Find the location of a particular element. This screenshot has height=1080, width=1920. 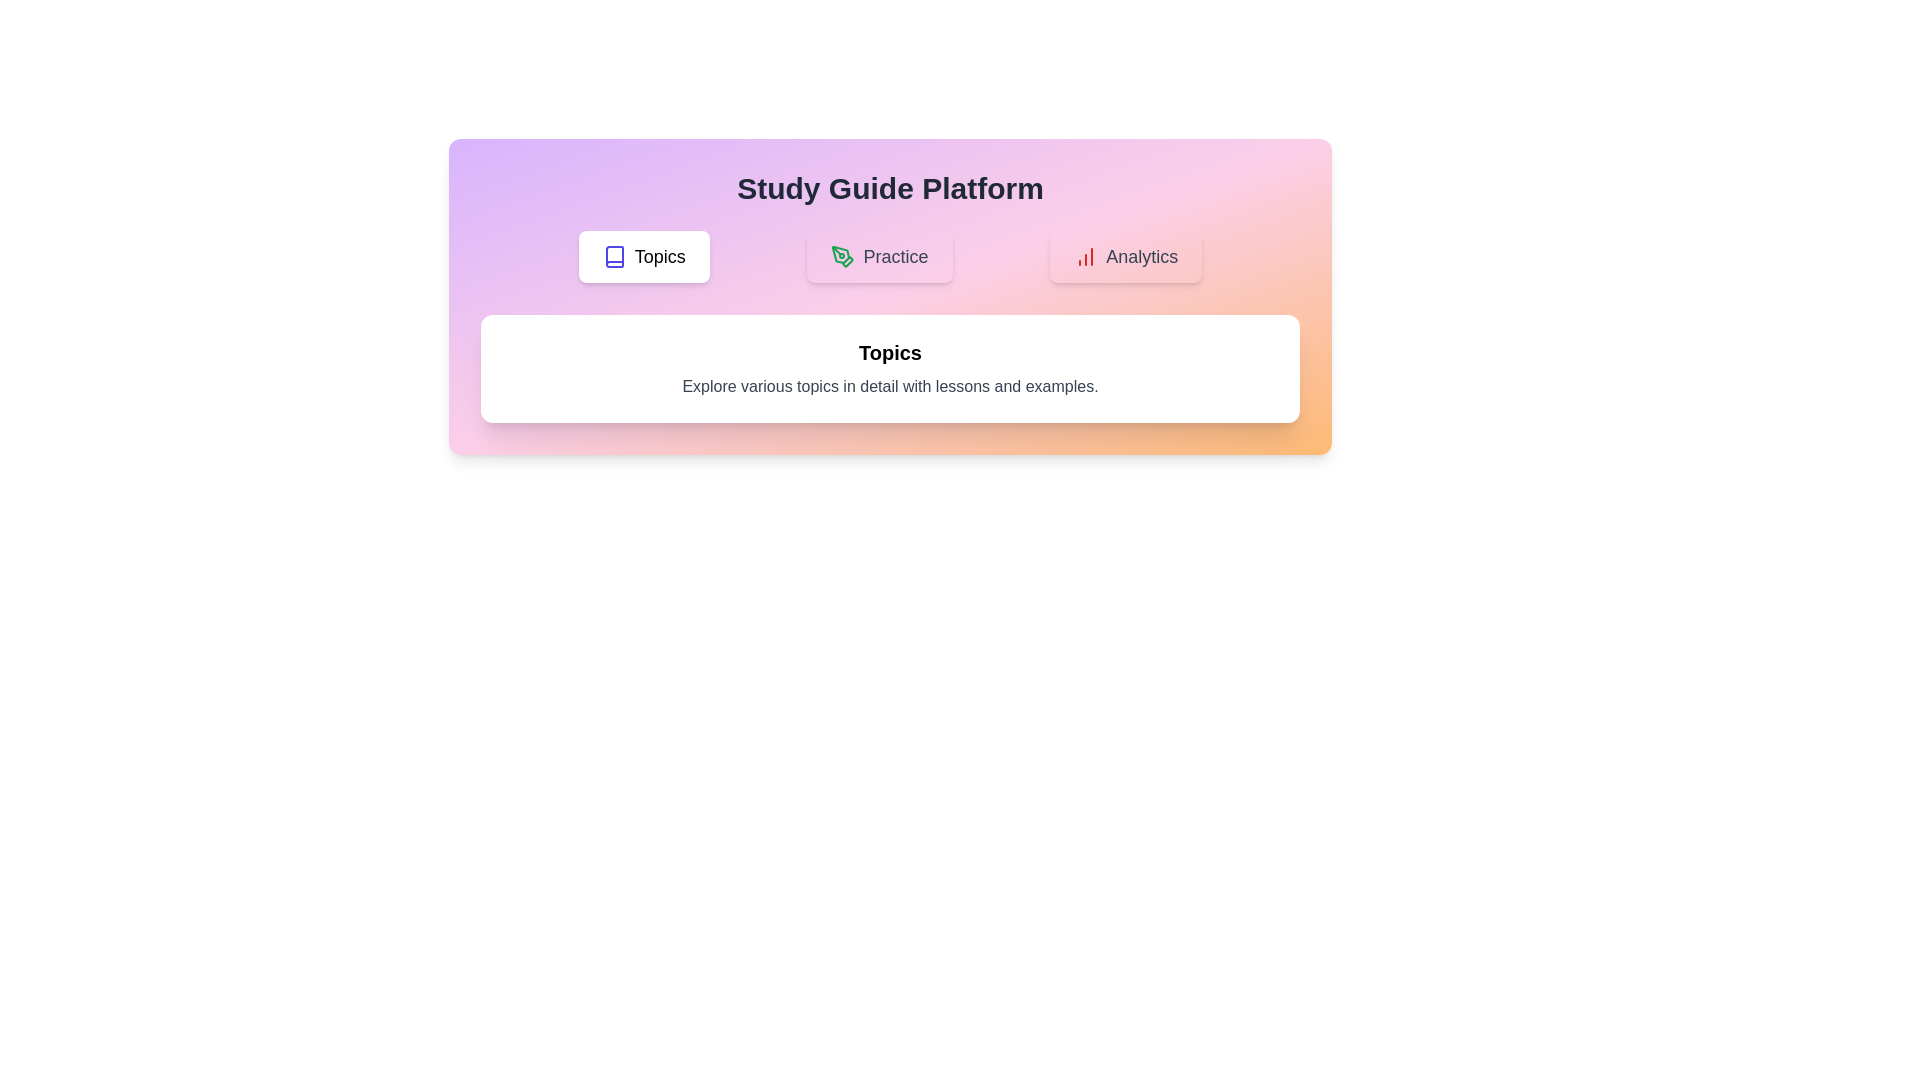

the Practice button to observe its hover effect is located at coordinates (879, 256).